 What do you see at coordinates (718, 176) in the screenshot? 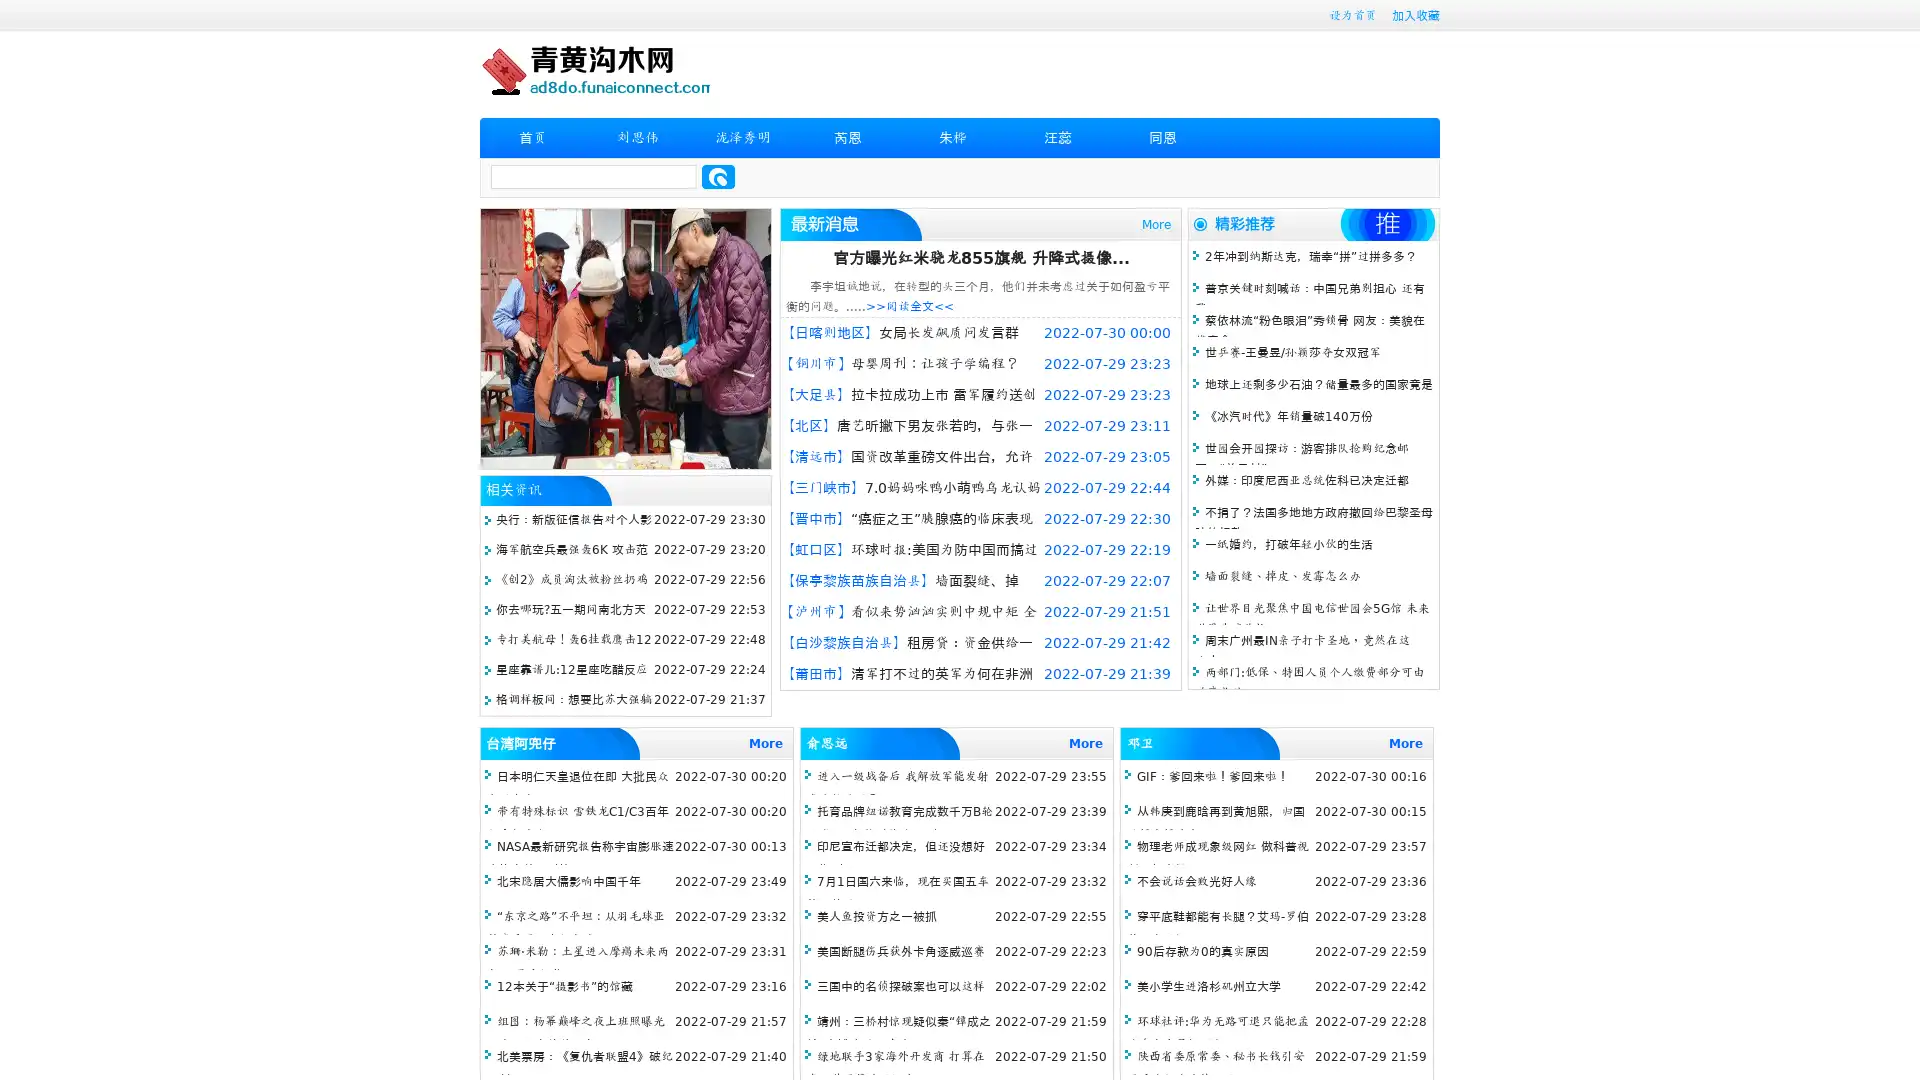
I see `Search` at bounding box center [718, 176].